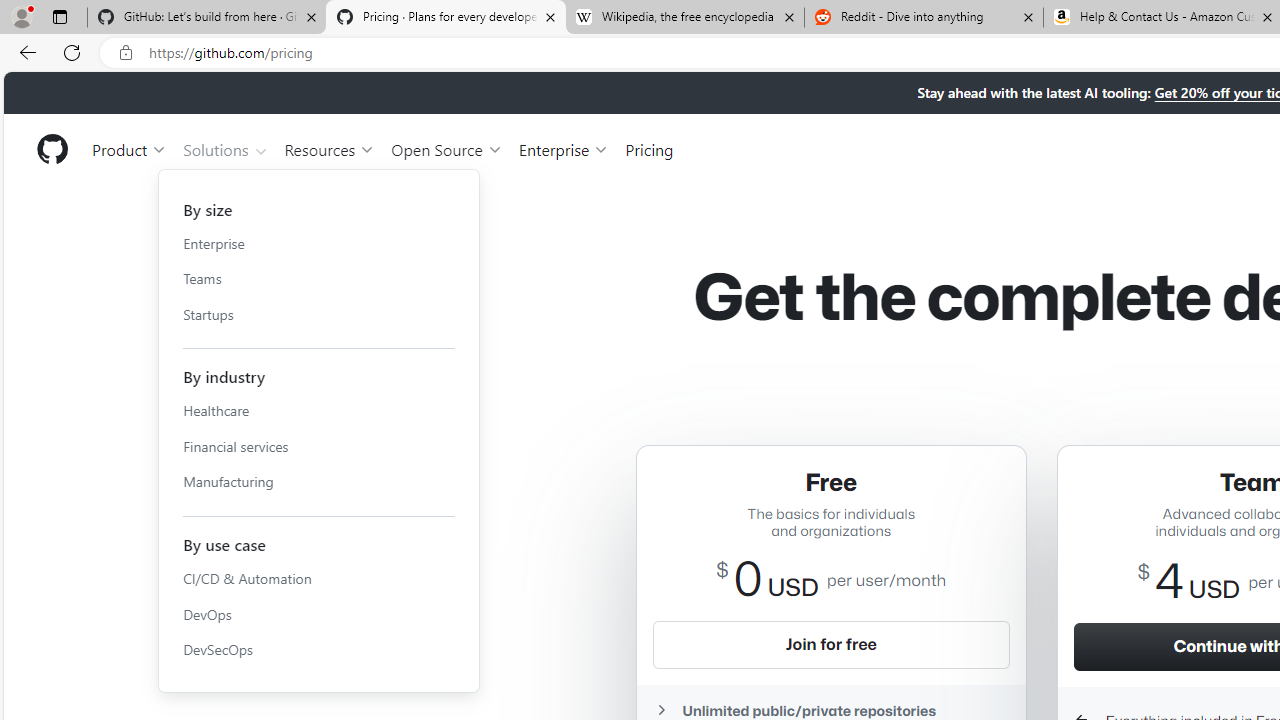 The width and height of the screenshot is (1280, 720). What do you see at coordinates (318, 613) in the screenshot?
I see `'DevOps'` at bounding box center [318, 613].